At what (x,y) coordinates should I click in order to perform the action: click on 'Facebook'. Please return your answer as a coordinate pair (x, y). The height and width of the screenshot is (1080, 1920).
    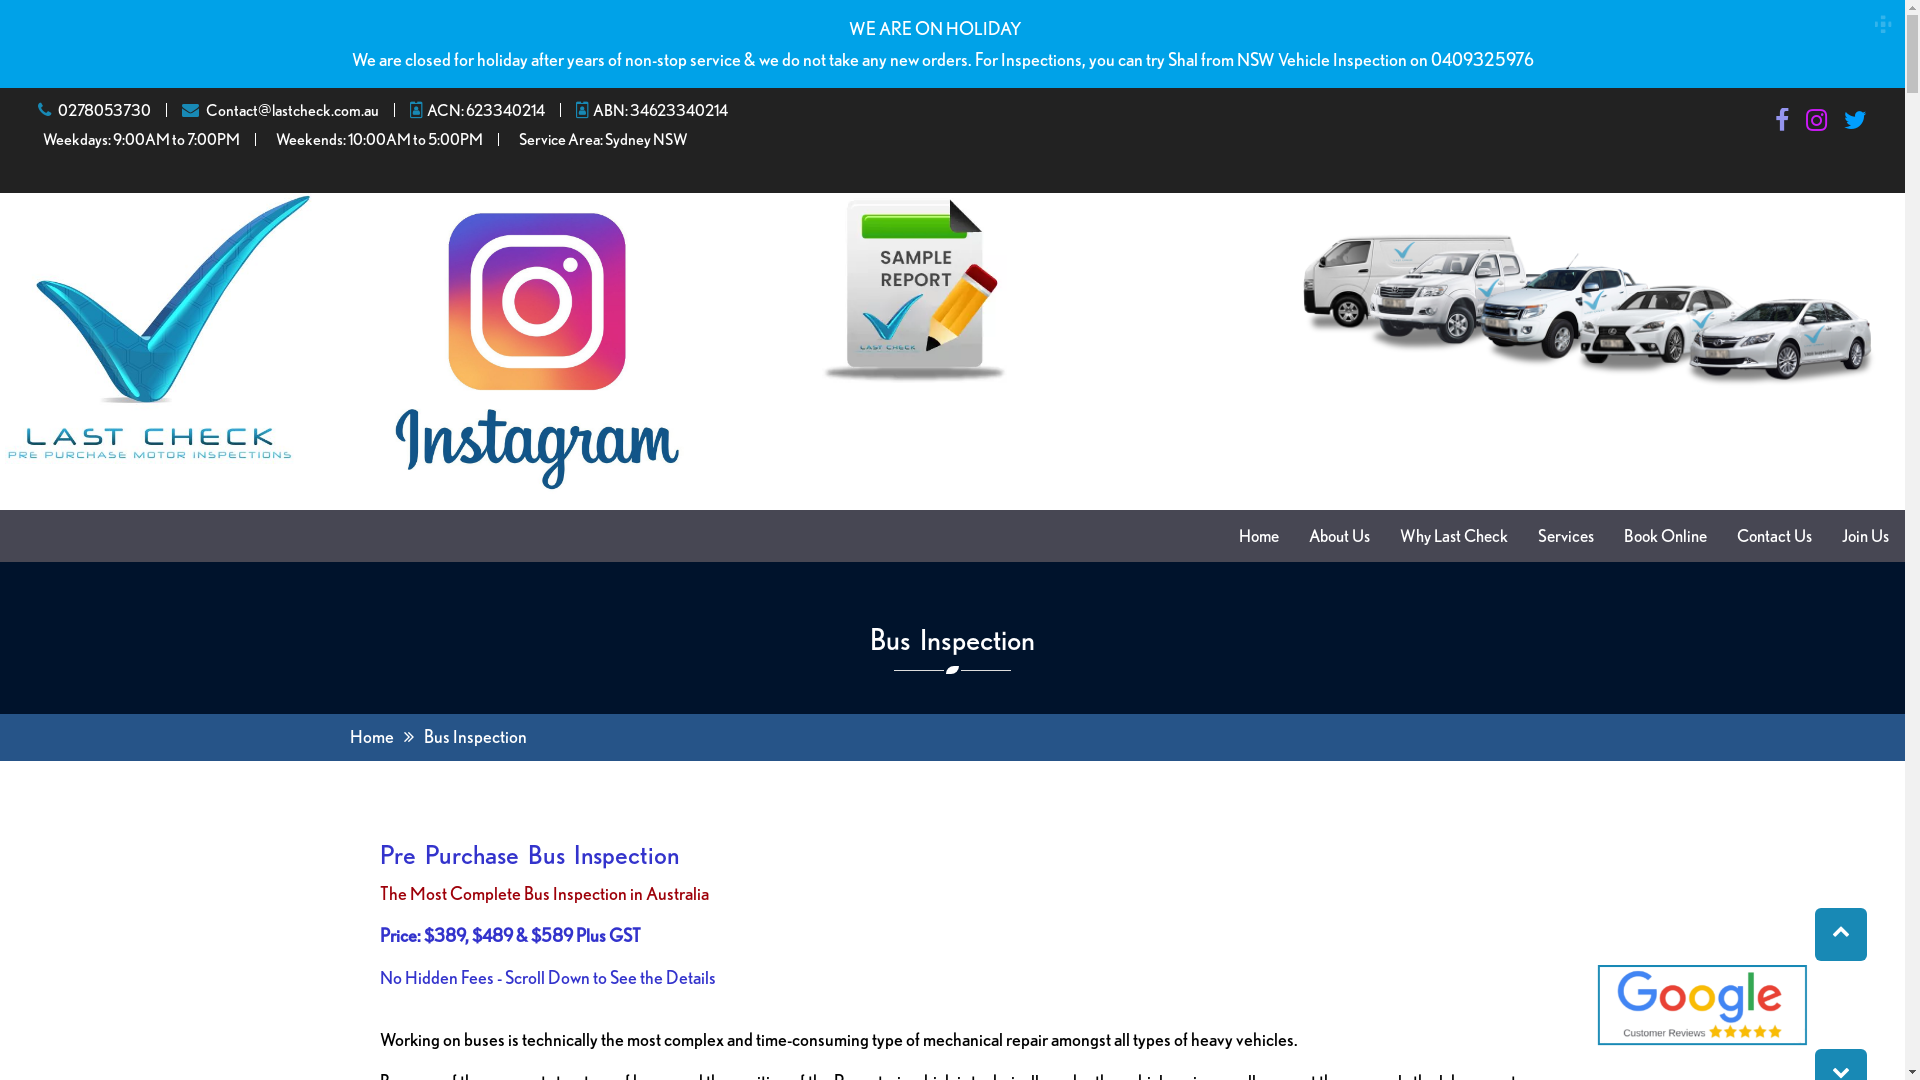
    Looking at the image, I should click on (1781, 123).